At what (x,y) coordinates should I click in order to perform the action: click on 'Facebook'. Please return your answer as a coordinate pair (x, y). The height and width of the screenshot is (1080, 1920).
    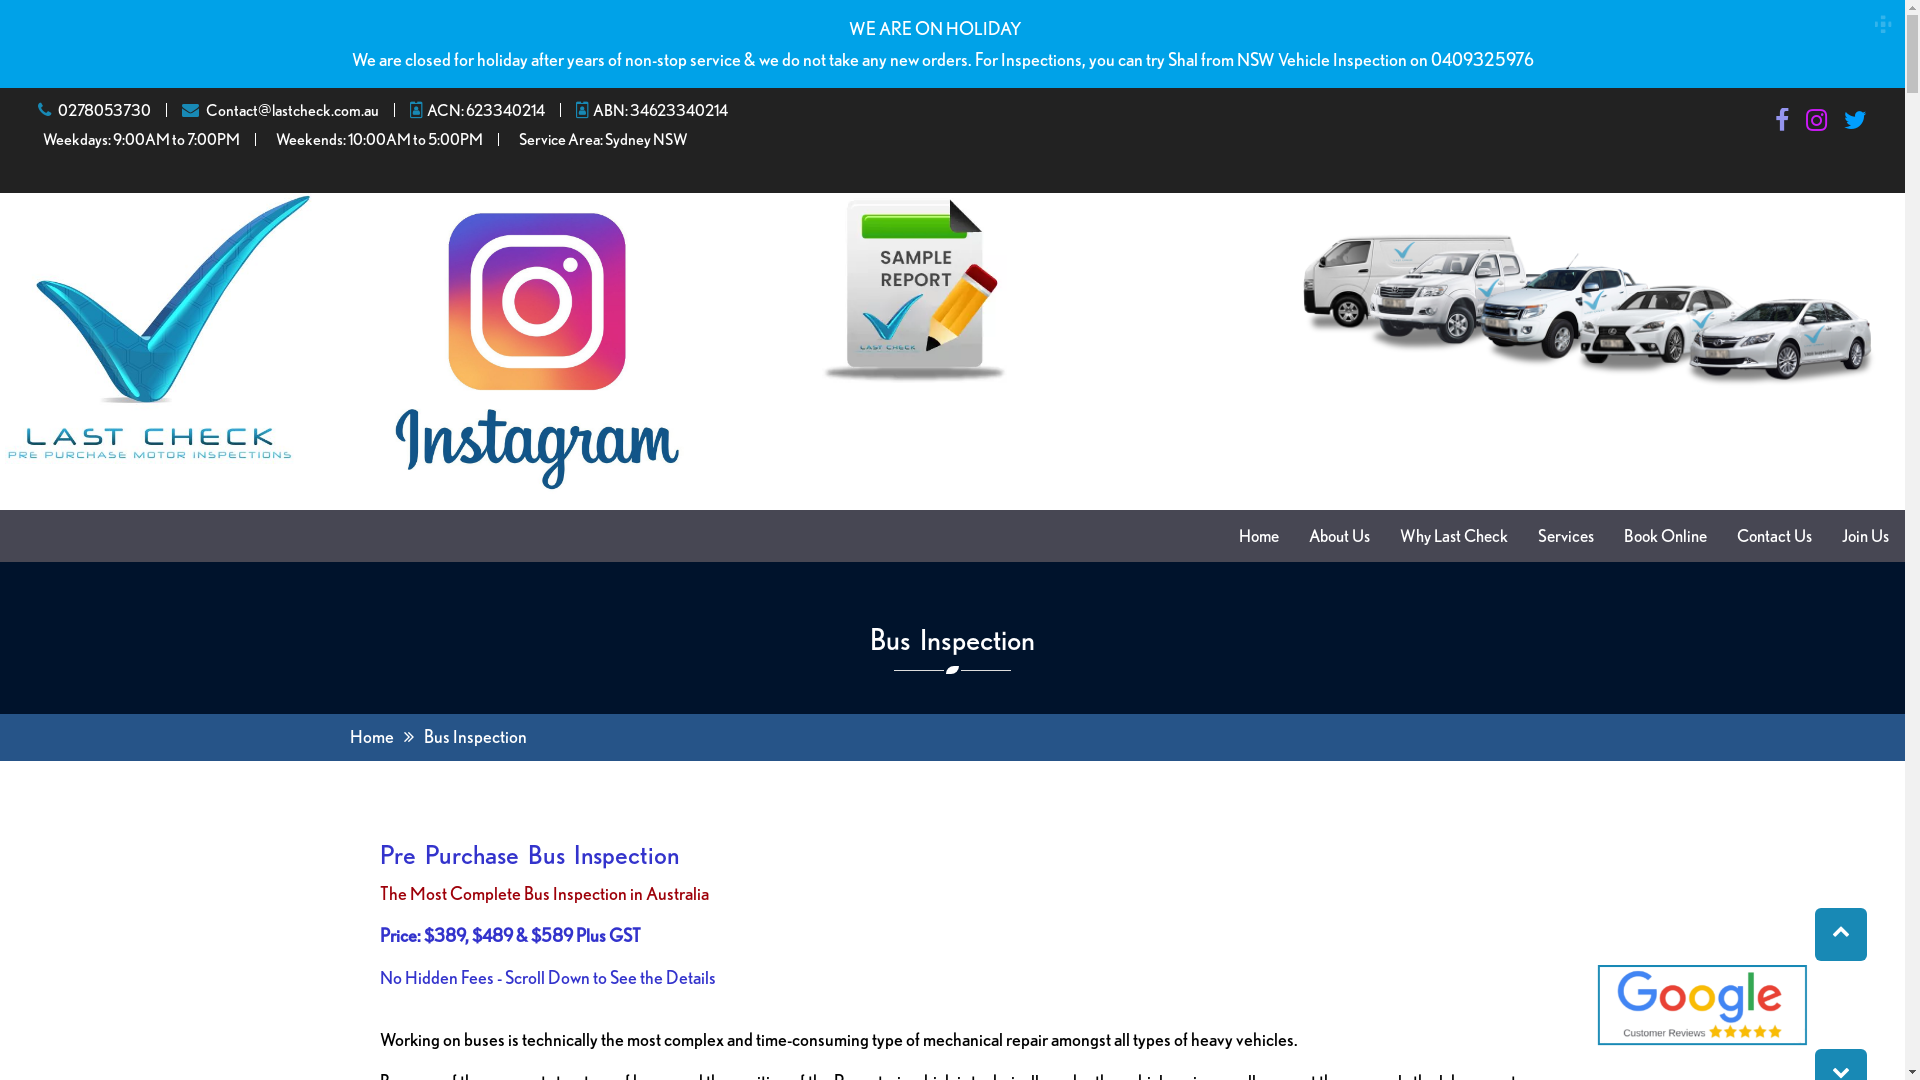
    Looking at the image, I should click on (1781, 123).